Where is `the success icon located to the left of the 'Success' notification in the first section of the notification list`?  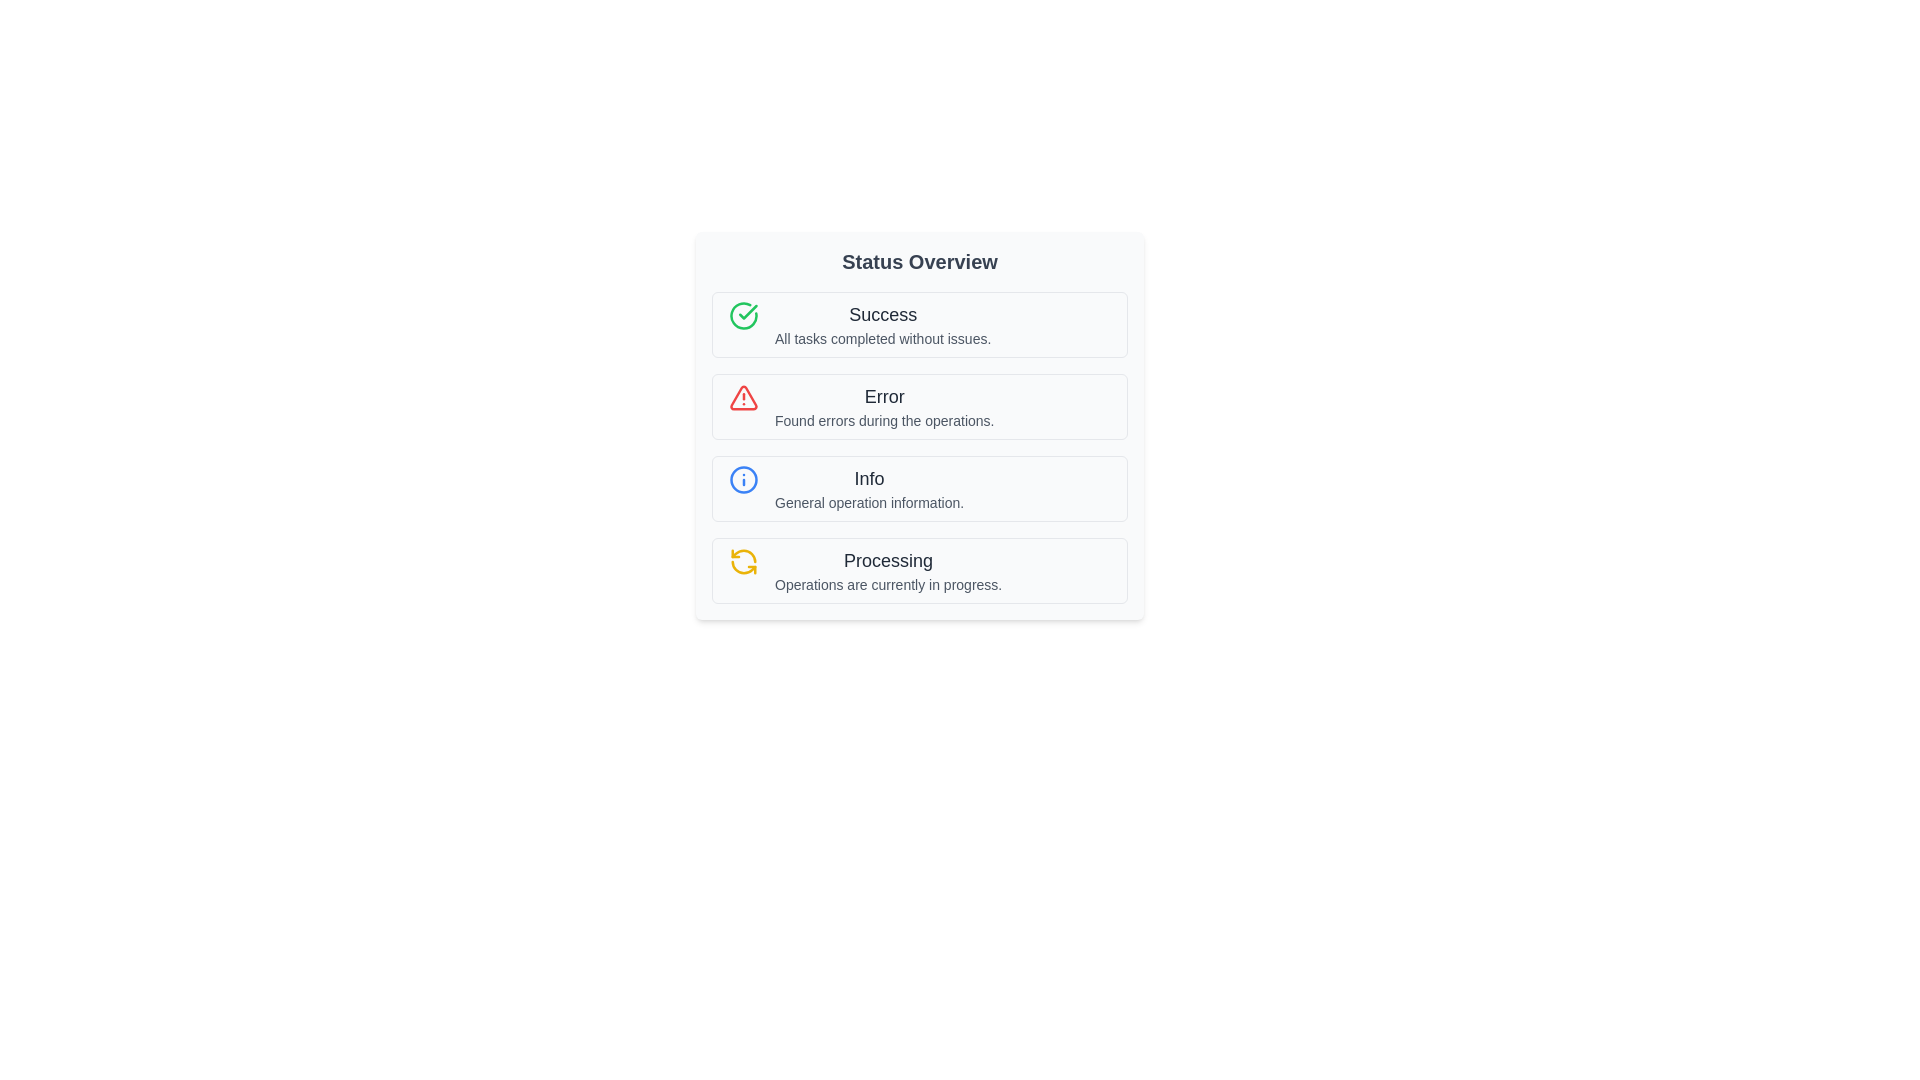
the success icon located to the left of the 'Success' notification in the first section of the notification list is located at coordinates (743, 315).